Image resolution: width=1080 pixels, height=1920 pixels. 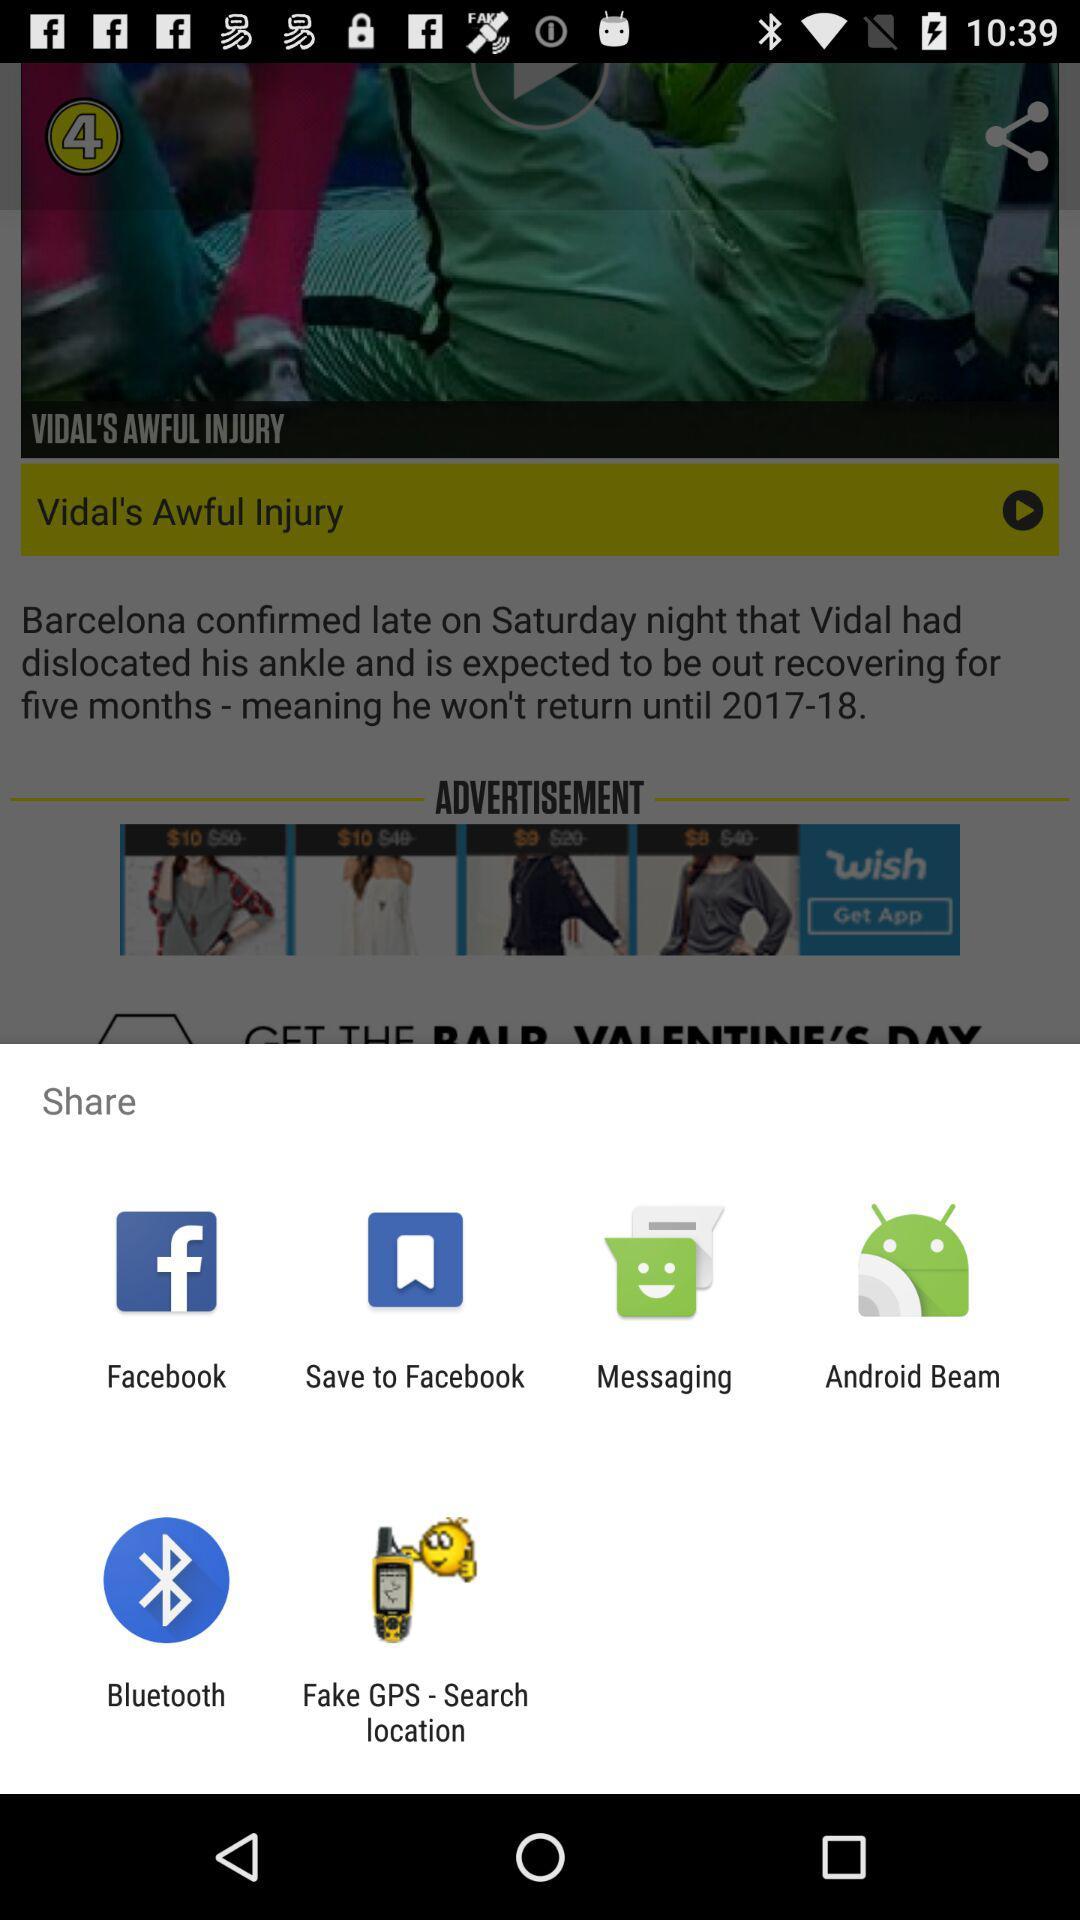 What do you see at coordinates (165, 1711) in the screenshot?
I see `bluetooth app` at bounding box center [165, 1711].